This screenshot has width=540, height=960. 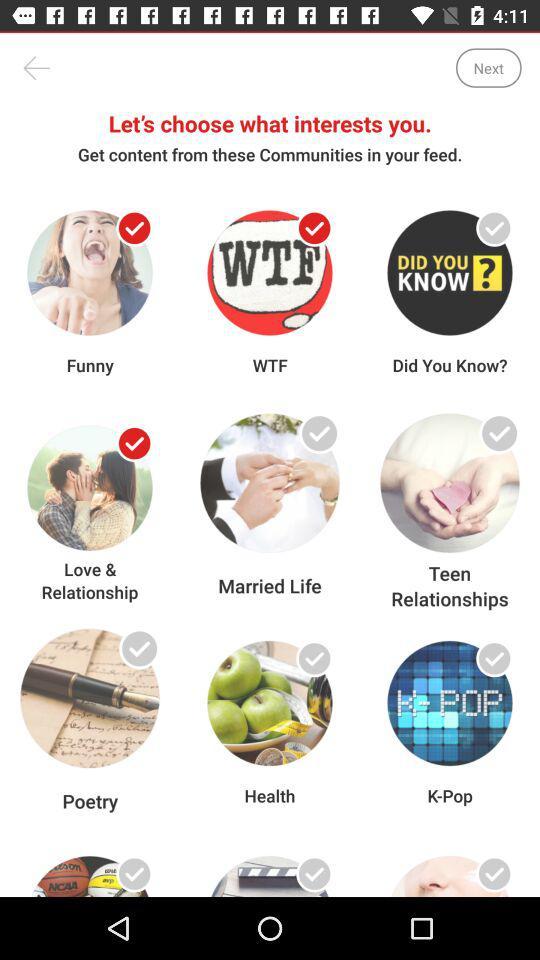 What do you see at coordinates (487, 68) in the screenshot?
I see `icon above let s choose` at bounding box center [487, 68].